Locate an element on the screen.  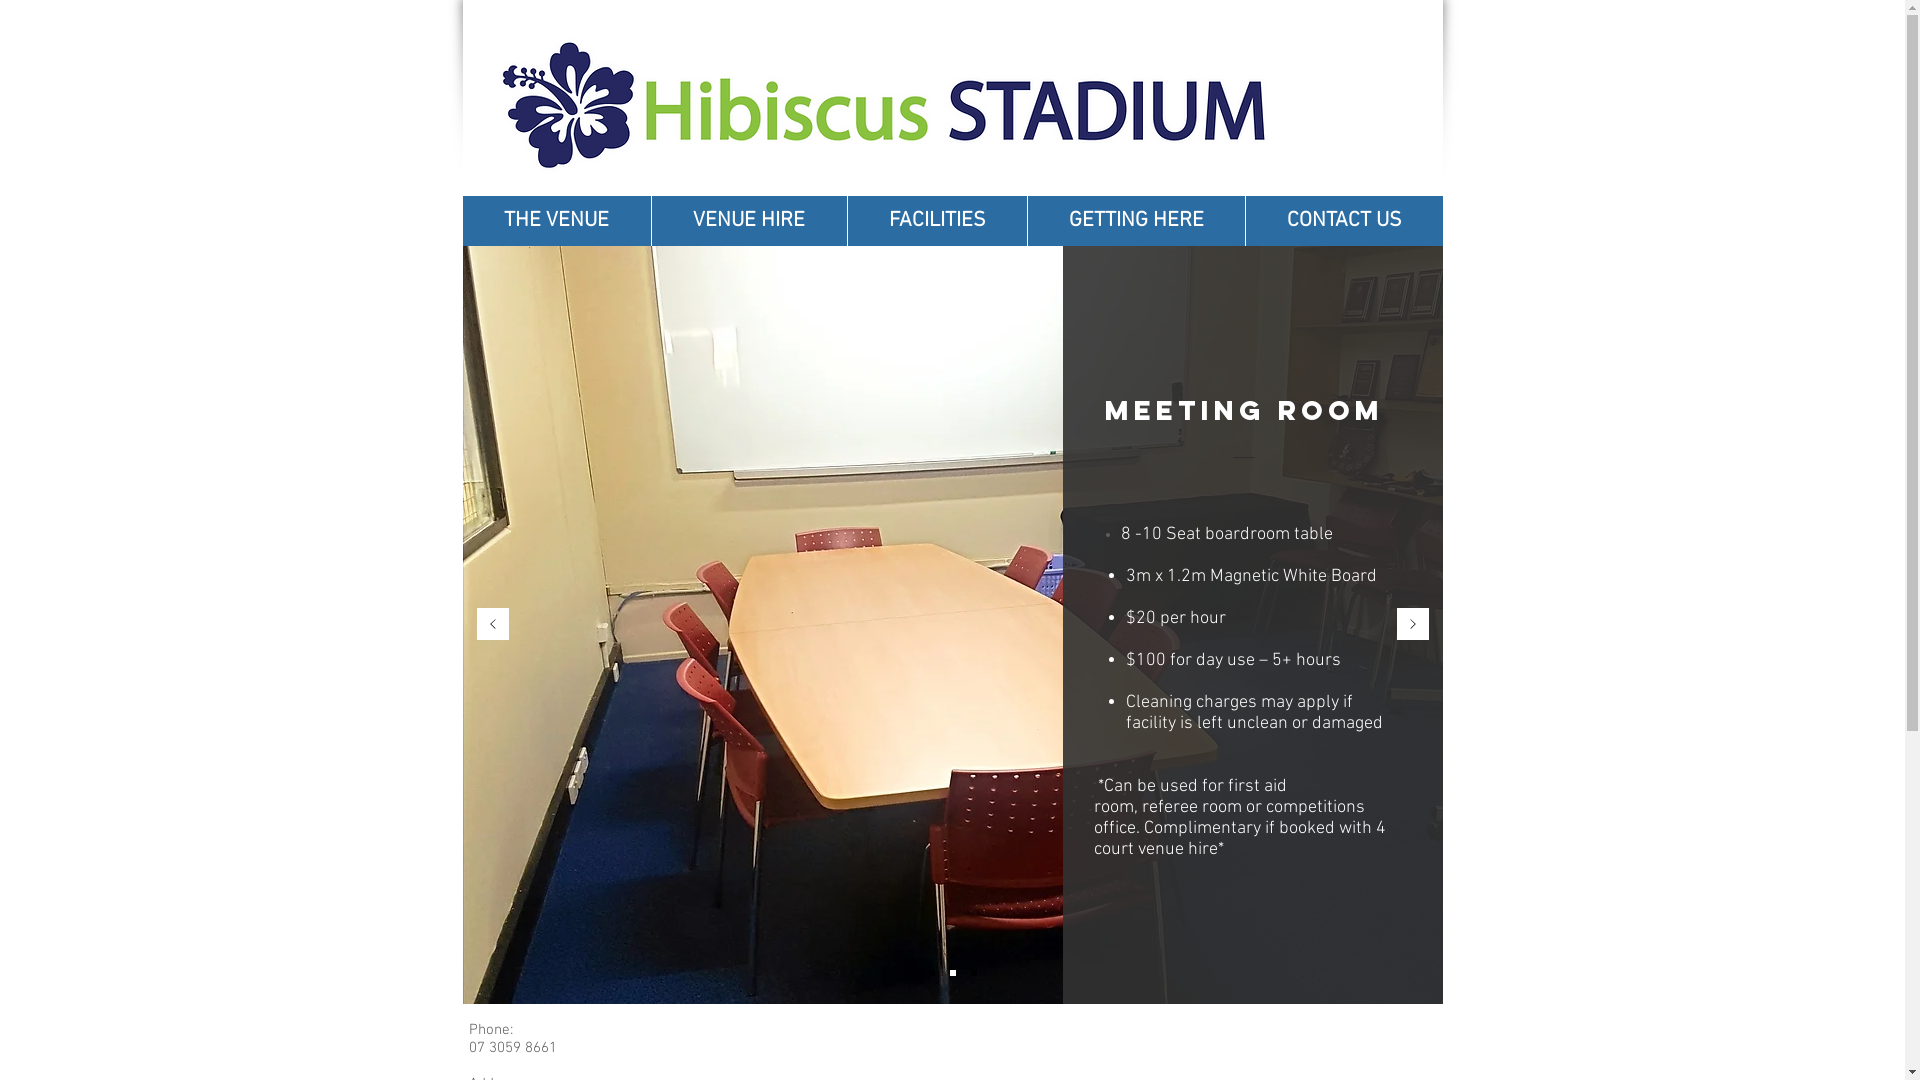
'FACILITIES' is located at coordinates (935, 220).